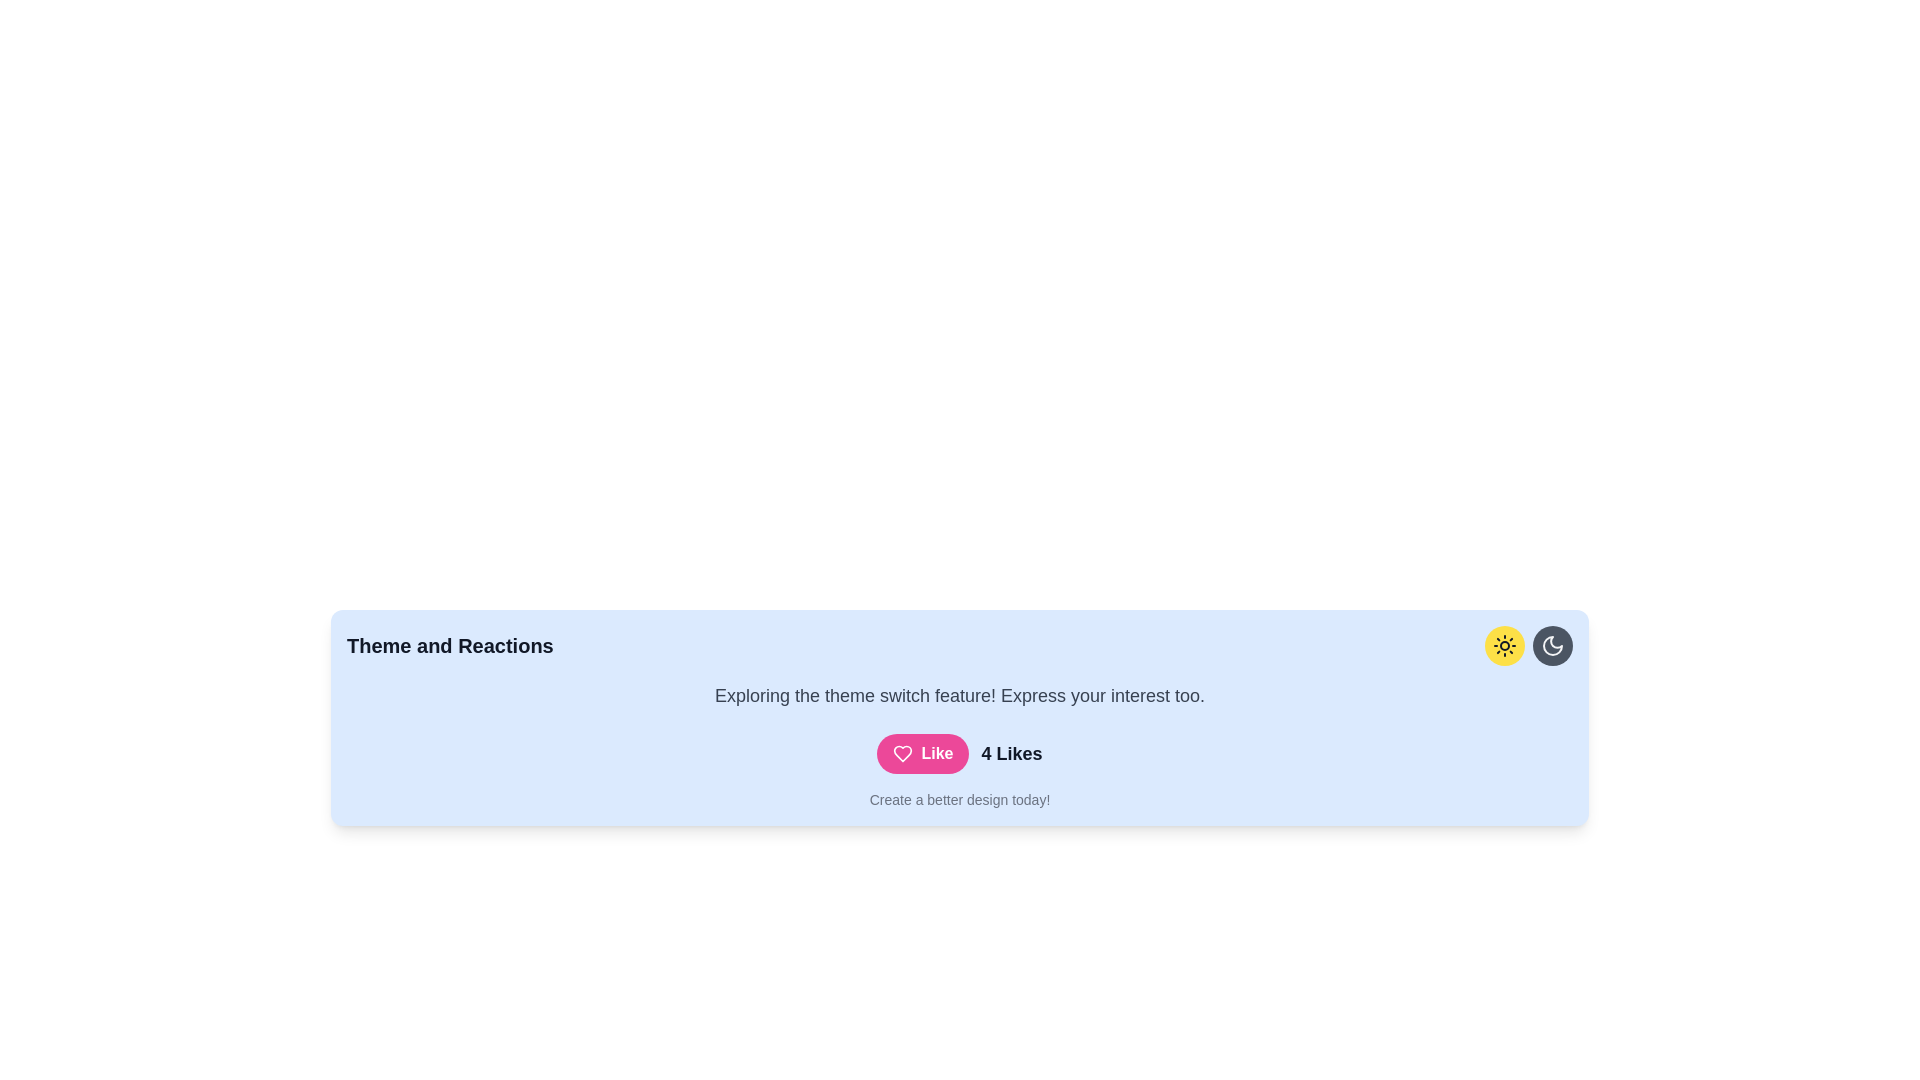  What do you see at coordinates (1012, 753) in the screenshot?
I see `the text label that indicates the number of likes received, which is located immediately to the right of the pink 'Like' button with a heart icon` at bounding box center [1012, 753].